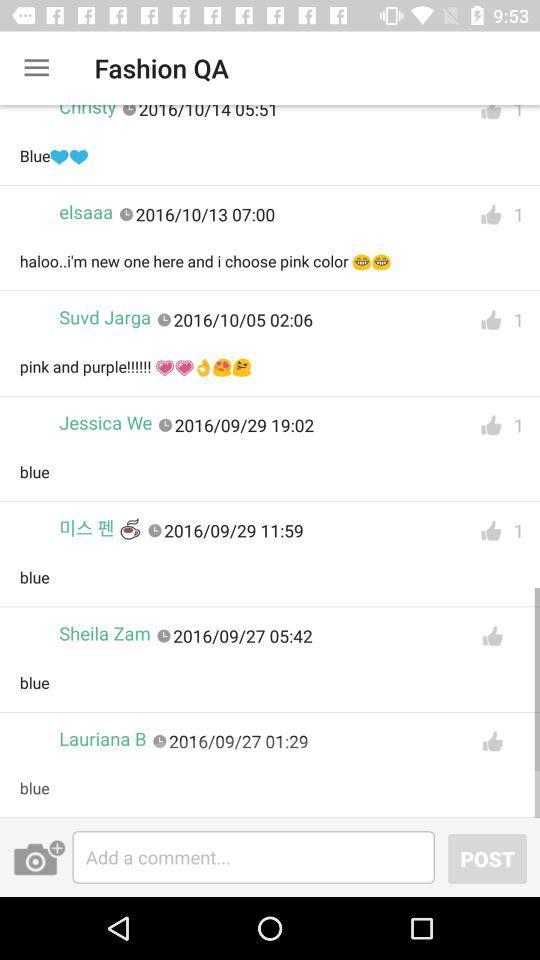  I want to click on like comment, so click(490, 117).